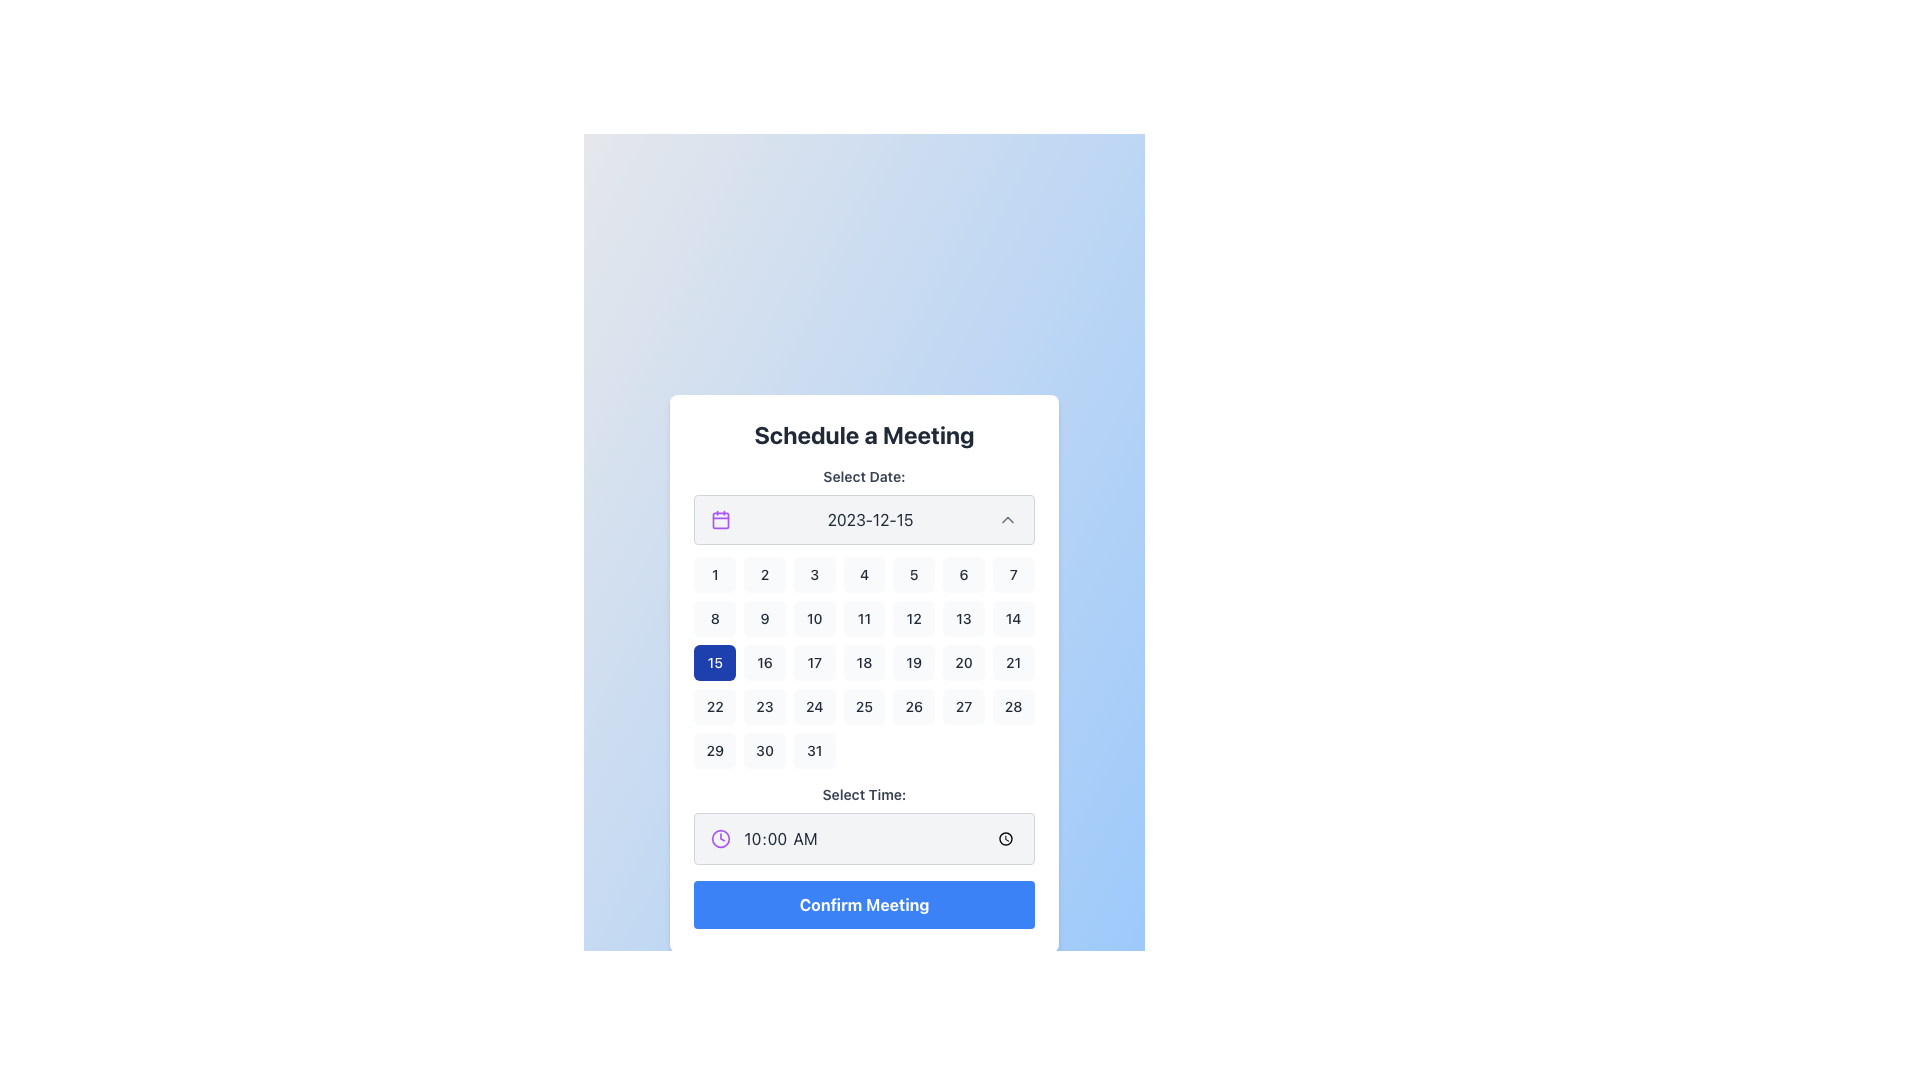  I want to click on the button representing the date '11' in the calendar grid, so click(864, 617).